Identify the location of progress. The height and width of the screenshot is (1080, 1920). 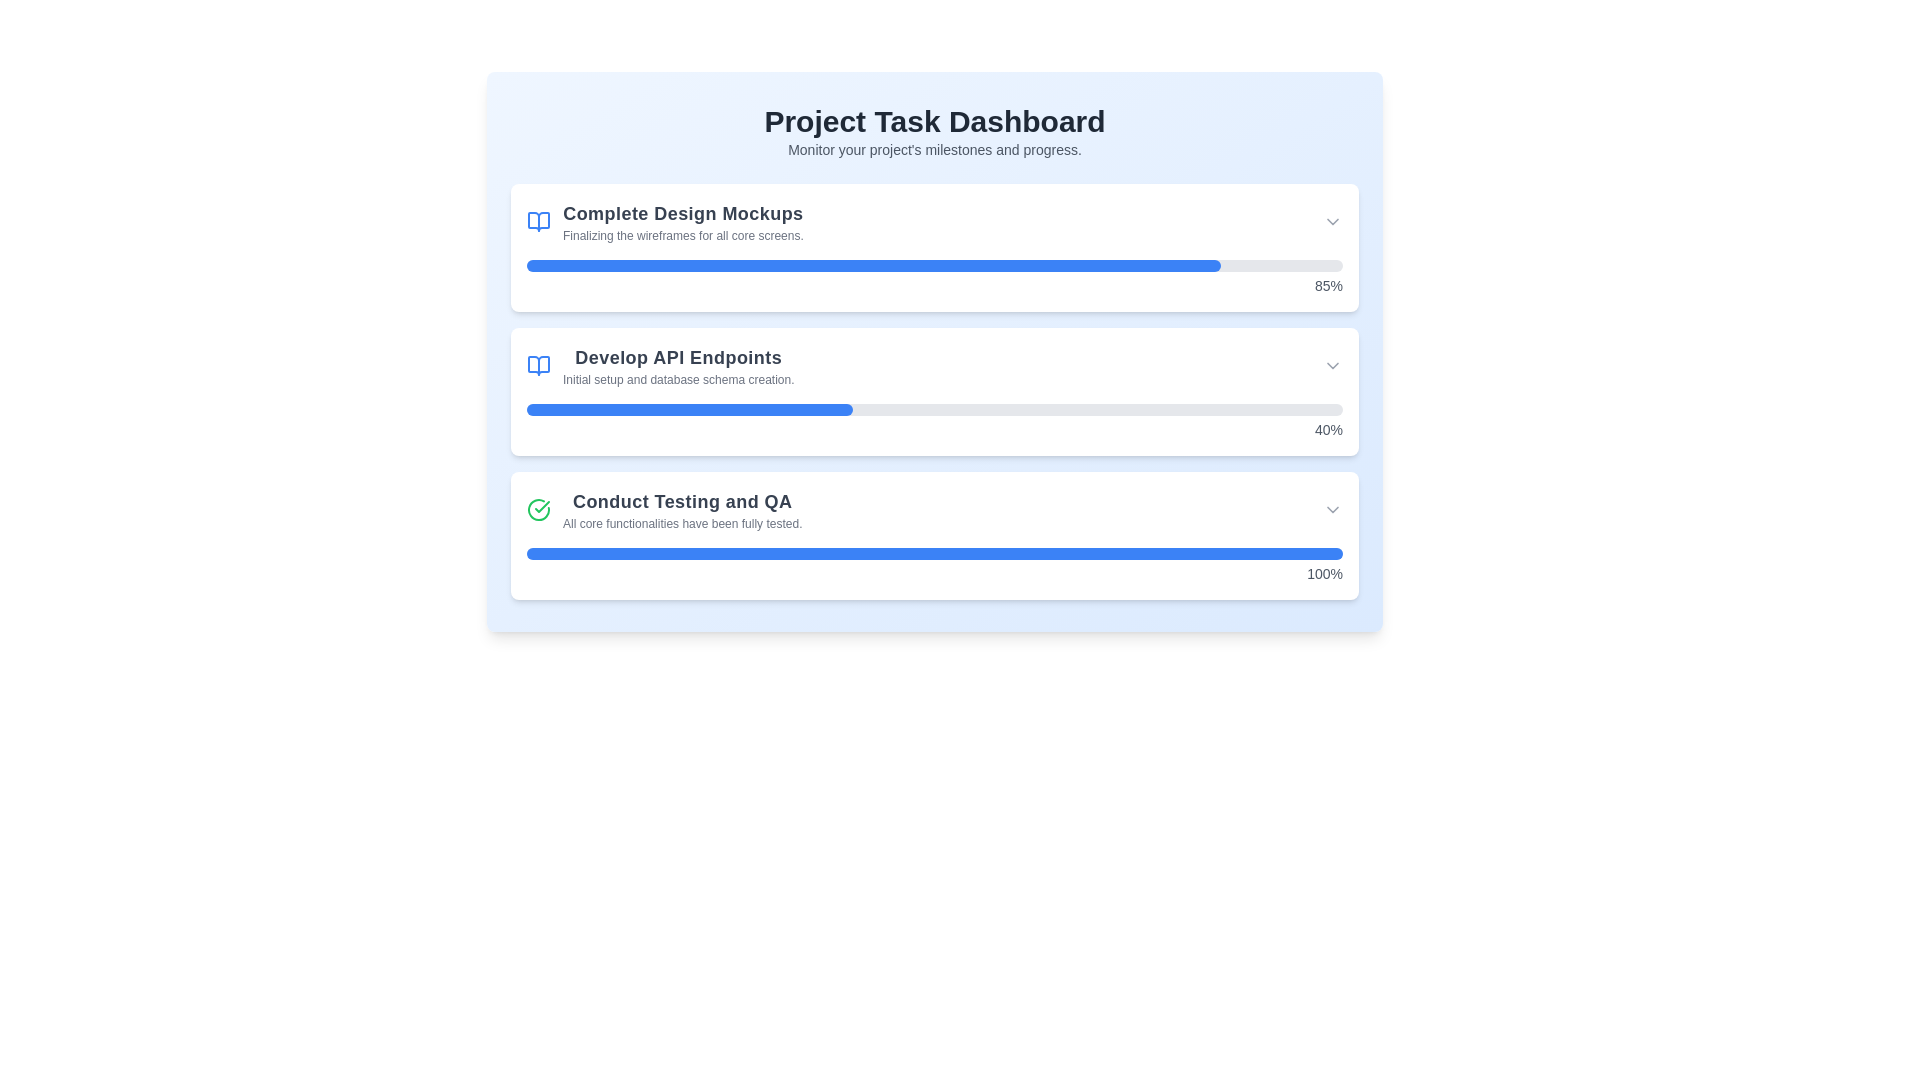
(1196, 408).